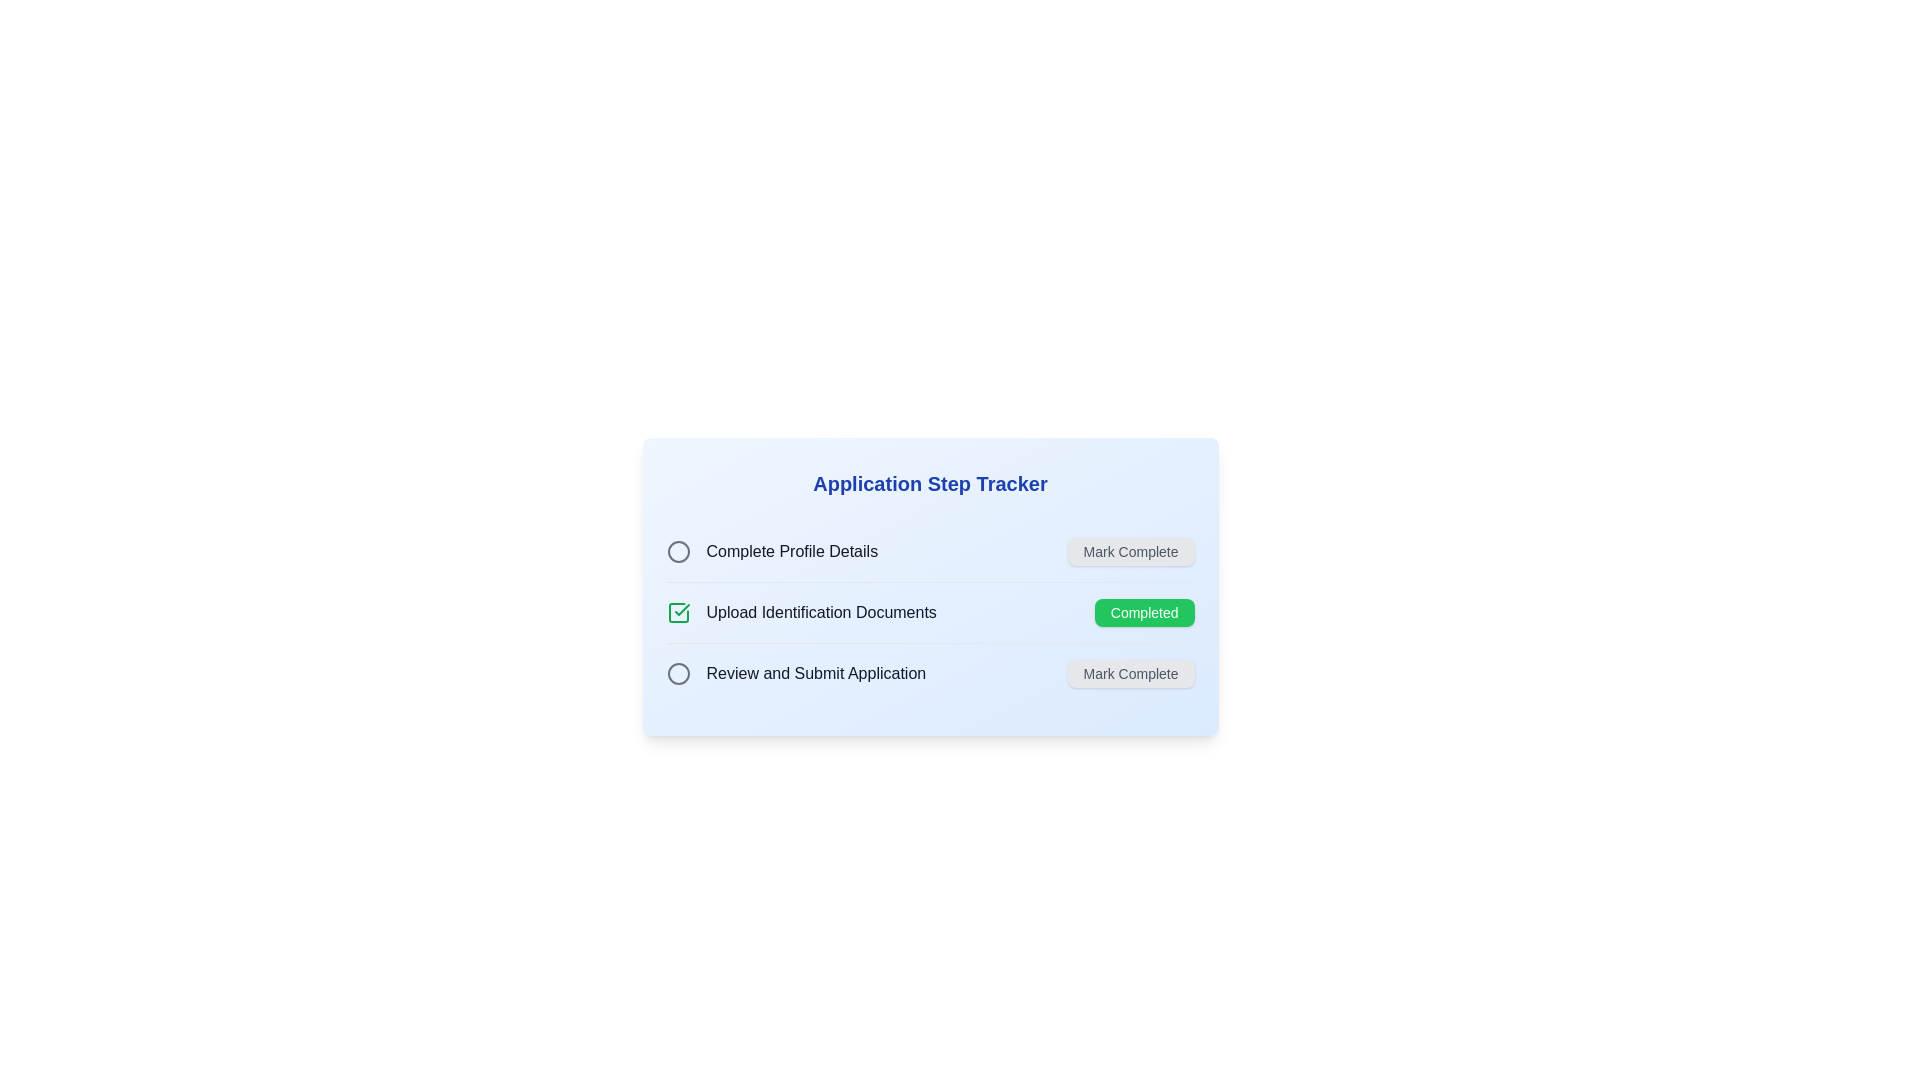 The image size is (1920, 1080). Describe the element at coordinates (816, 674) in the screenshot. I see `the label indicating the step 'Review and Submit Application' in the Application Step Tracker, located between 'Upload Identification Documents' and 'Mark Complete'` at that location.